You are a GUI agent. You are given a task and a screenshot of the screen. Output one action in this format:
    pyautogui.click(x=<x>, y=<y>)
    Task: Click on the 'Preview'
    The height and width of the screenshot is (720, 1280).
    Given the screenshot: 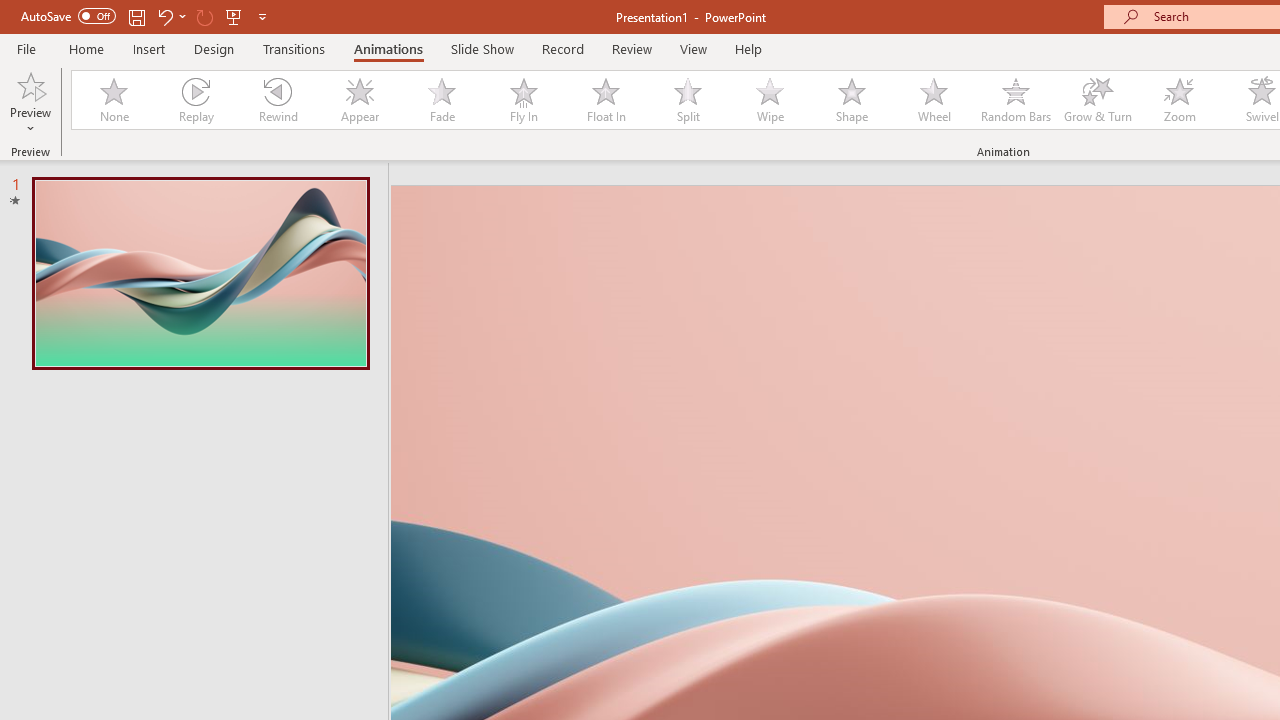 What is the action you would take?
    pyautogui.click(x=30, y=103)
    